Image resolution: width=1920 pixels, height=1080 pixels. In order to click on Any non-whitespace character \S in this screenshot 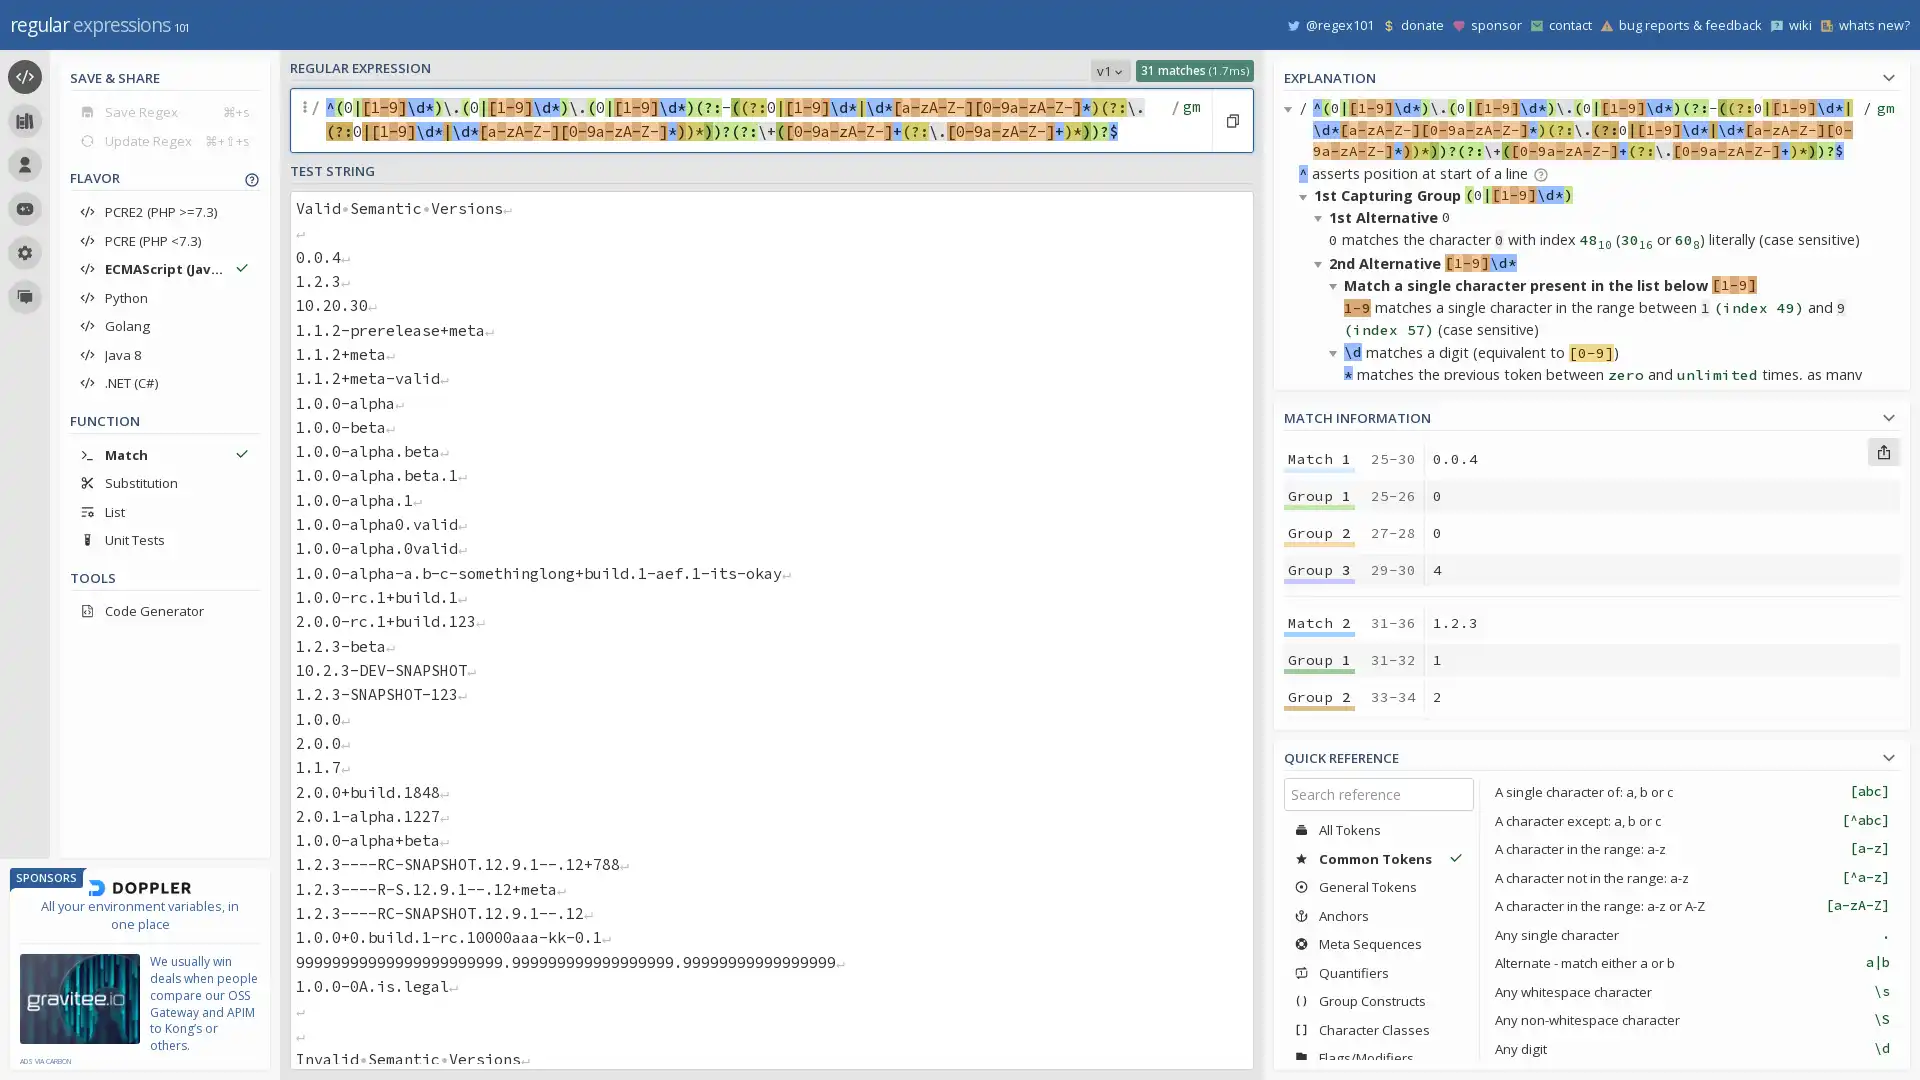, I will do `click(1691, 1019)`.